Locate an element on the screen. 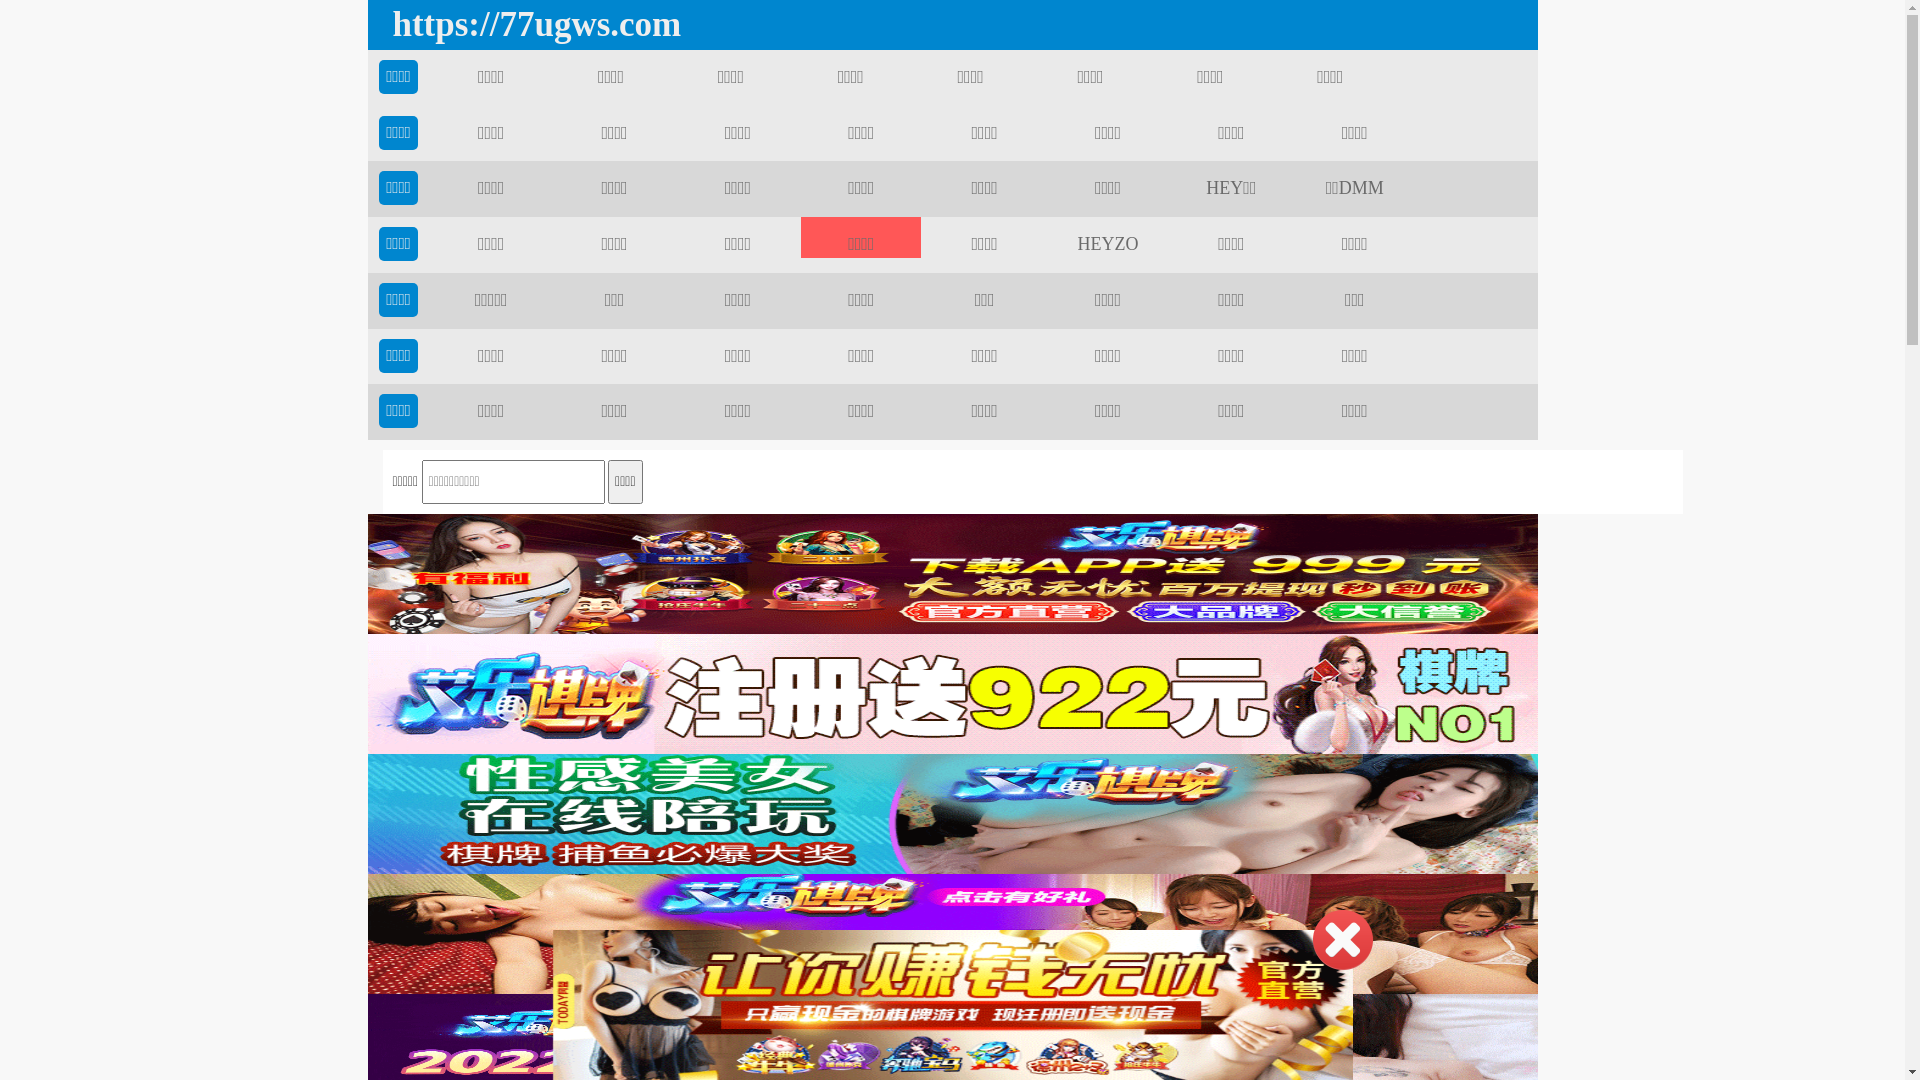 This screenshot has width=1920, height=1080. 'https://77ugws.com' is located at coordinates (531, 24).